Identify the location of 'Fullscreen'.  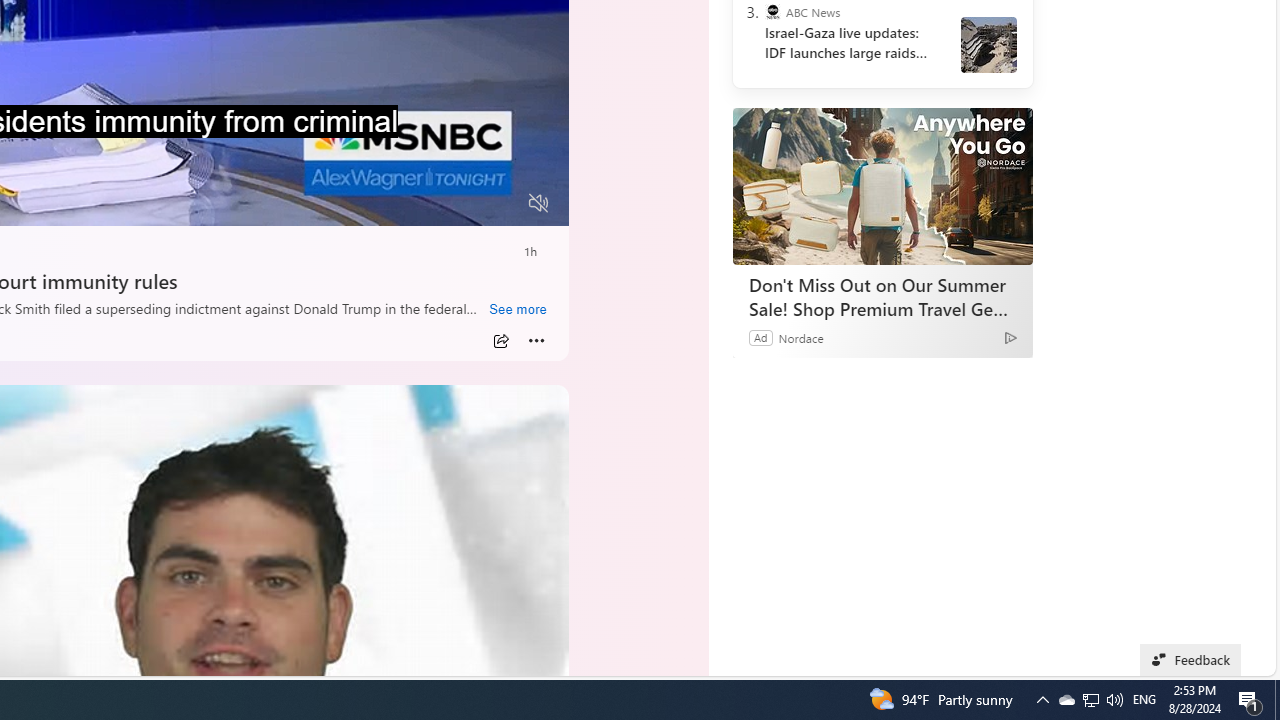
(501, 203).